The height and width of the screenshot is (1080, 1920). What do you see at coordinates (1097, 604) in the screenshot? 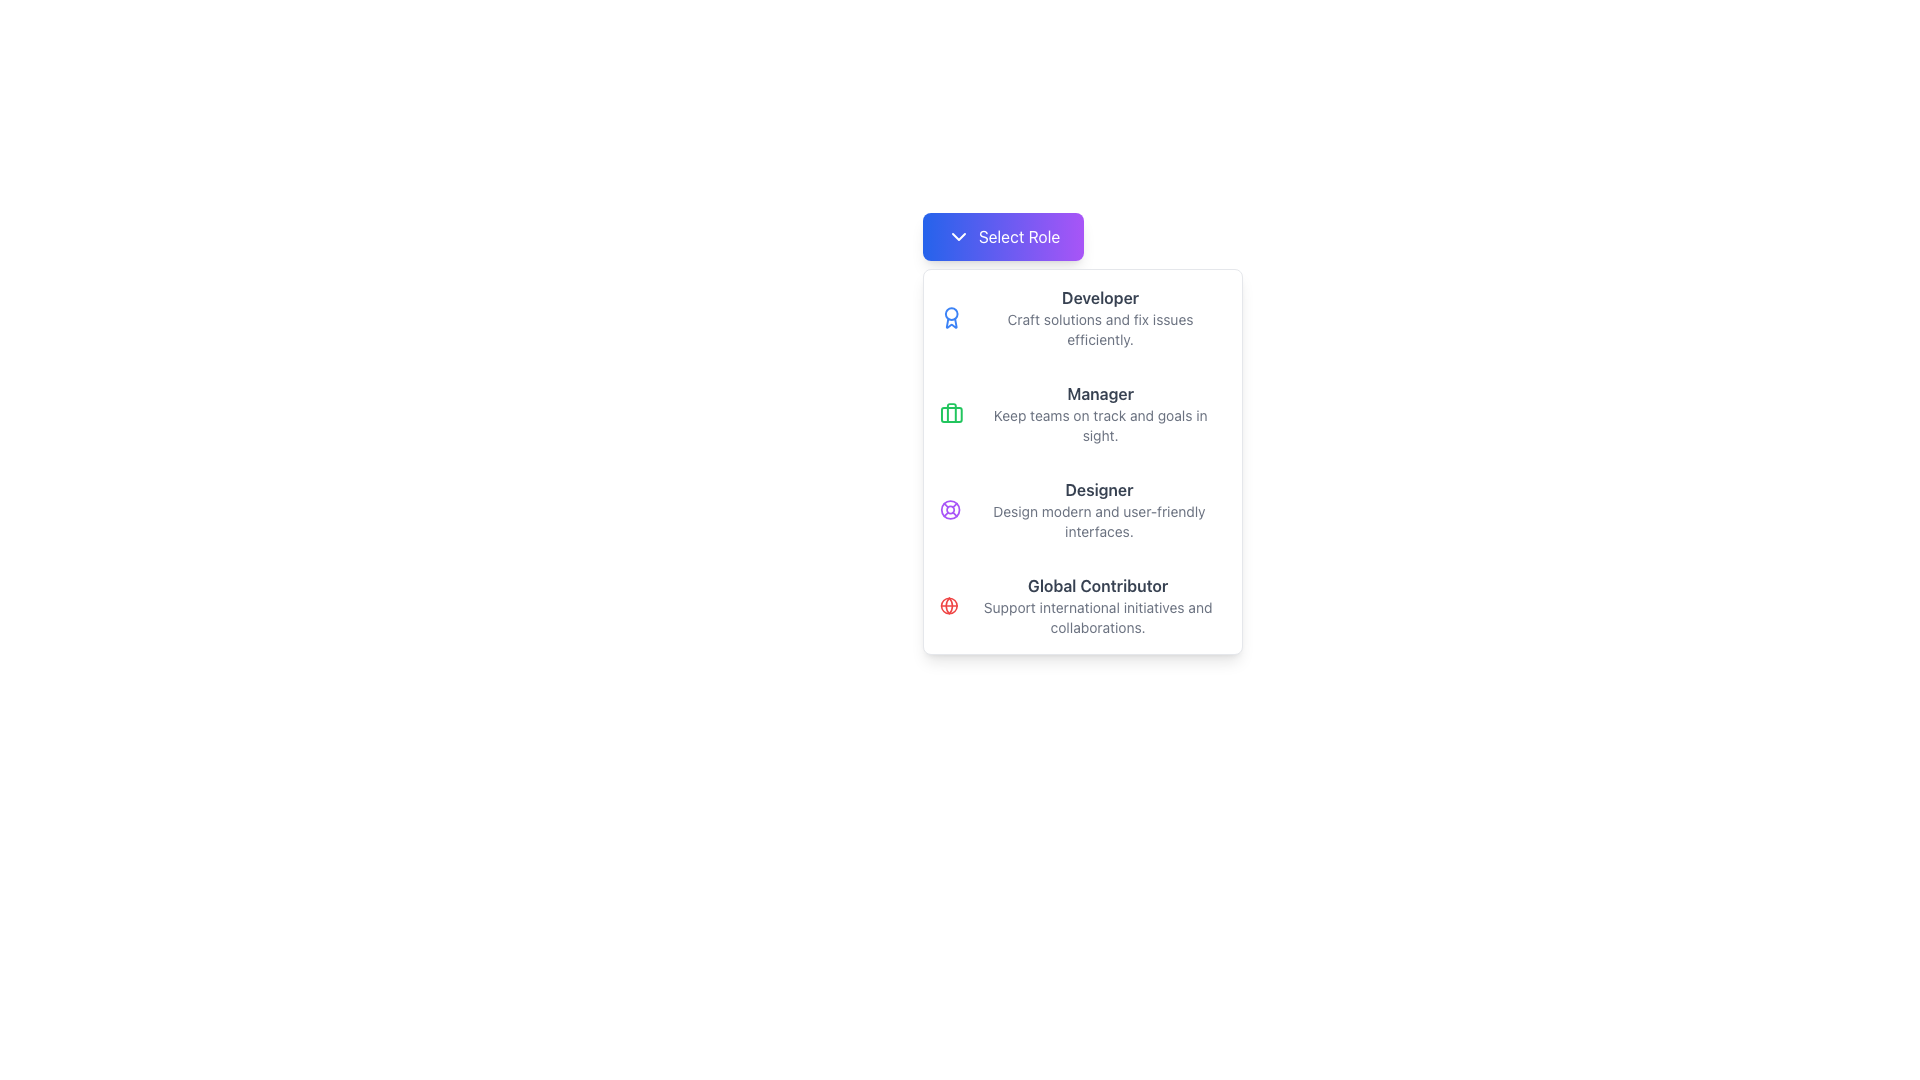
I see `text content of the 'Global Contributor' role label, which is the fourth option in the role list, located beneath the 'Designer' option and accompanied by a globe icon` at bounding box center [1097, 604].